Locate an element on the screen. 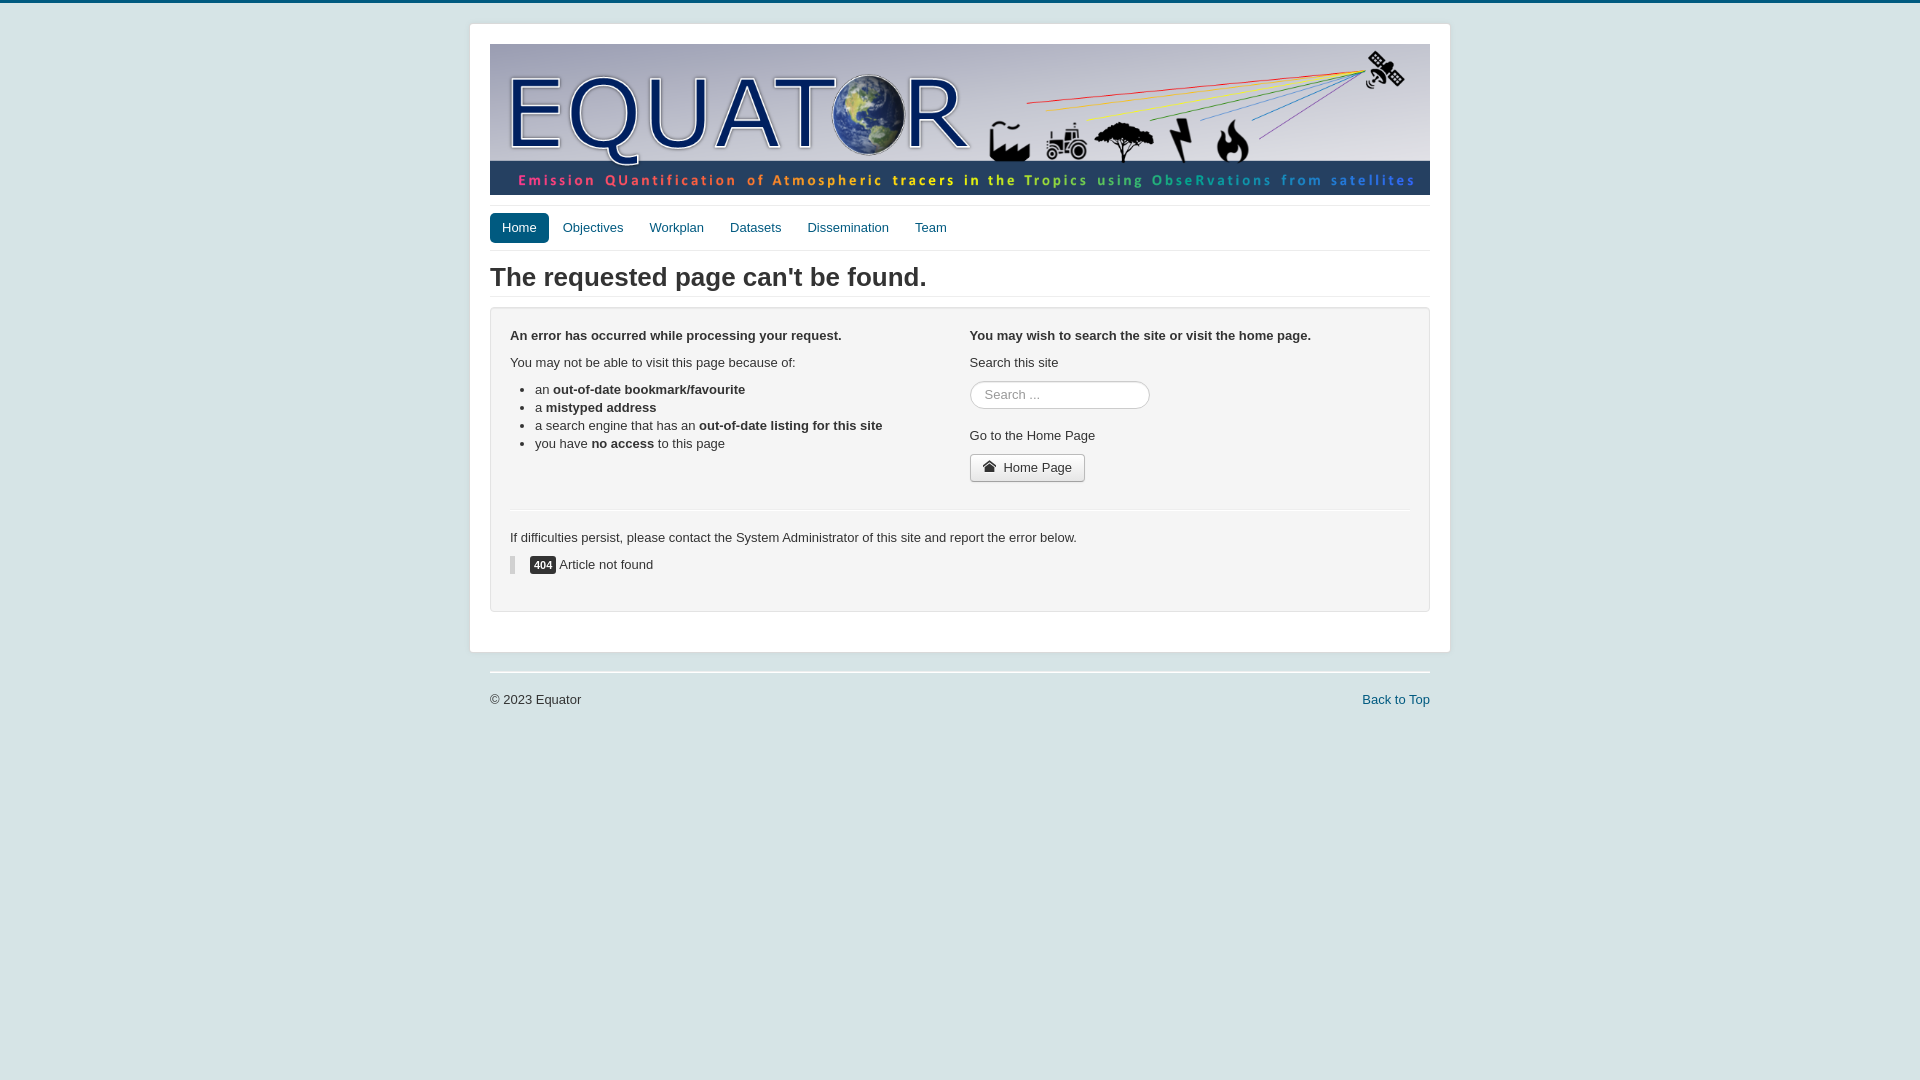 Image resolution: width=1920 pixels, height=1080 pixels. 'Objectives' is located at coordinates (592, 226).